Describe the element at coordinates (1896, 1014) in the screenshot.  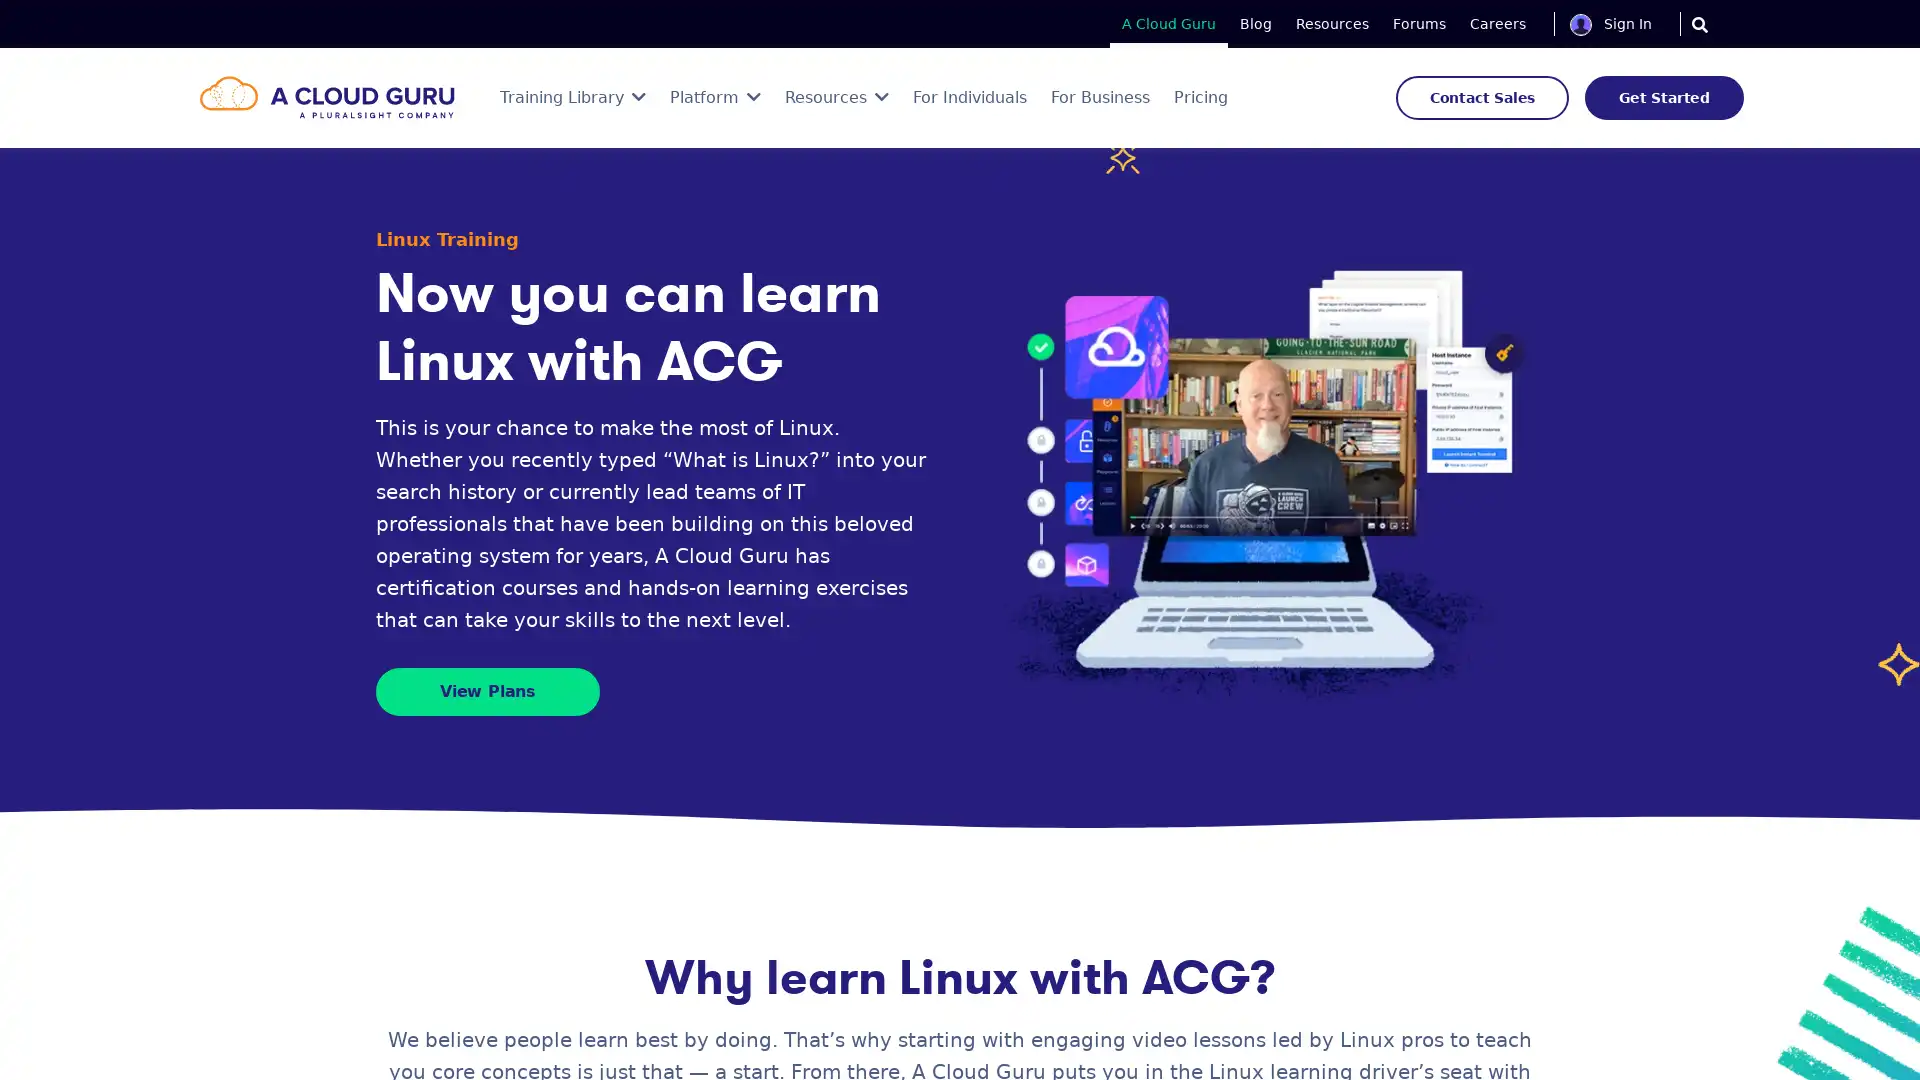
I see `Close` at that location.